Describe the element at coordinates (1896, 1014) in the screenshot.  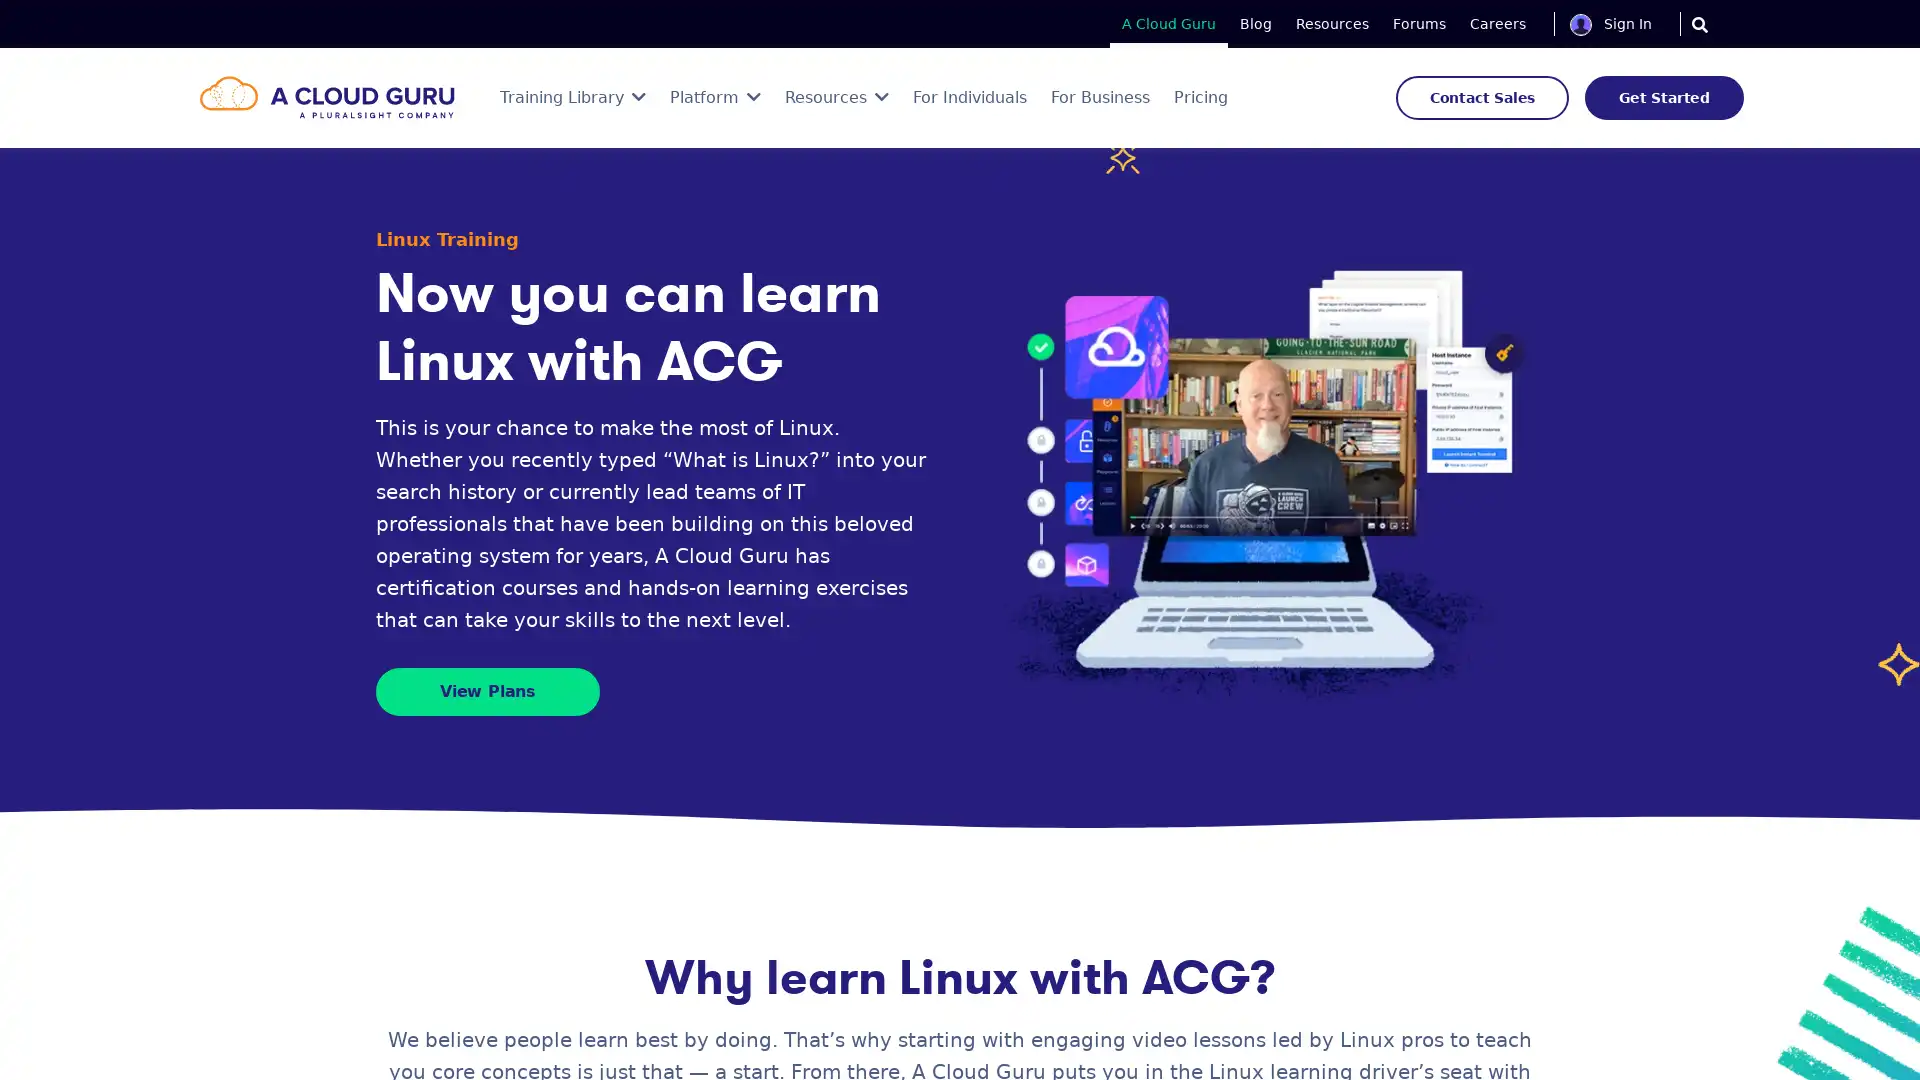
I see `Close` at that location.